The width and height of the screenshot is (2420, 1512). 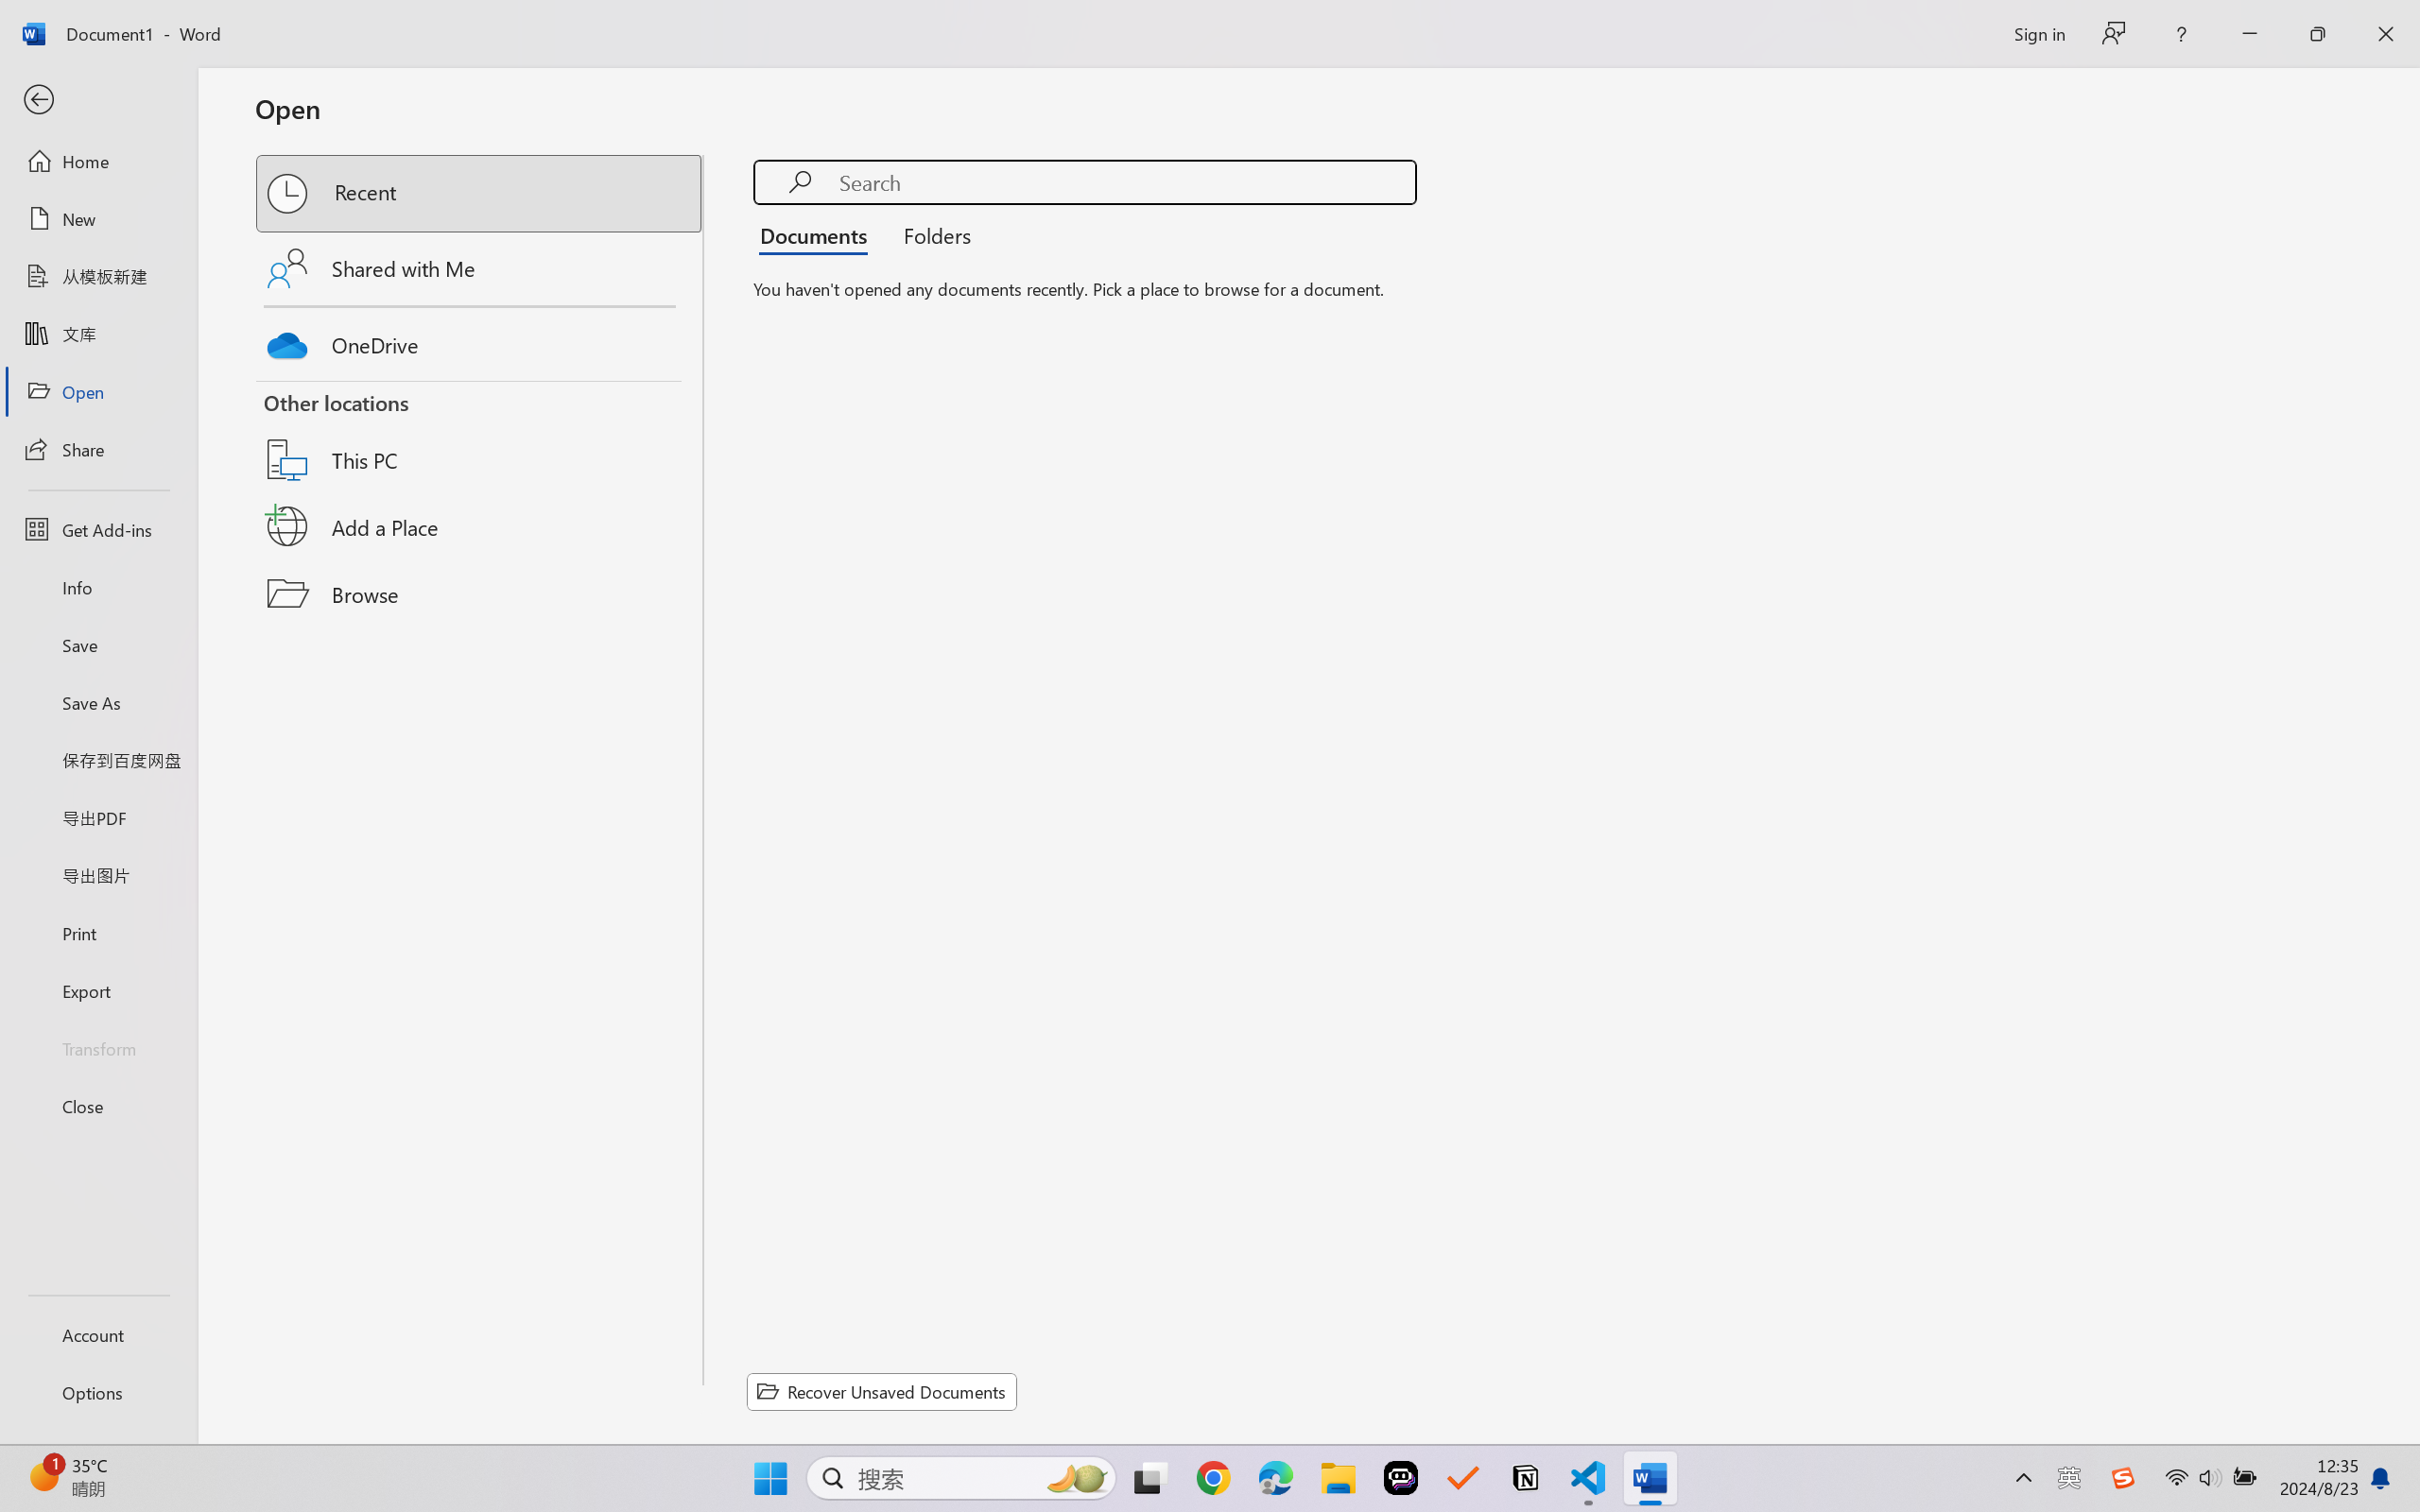 What do you see at coordinates (97, 933) in the screenshot?
I see `'Print'` at bounding box center [97, 933].